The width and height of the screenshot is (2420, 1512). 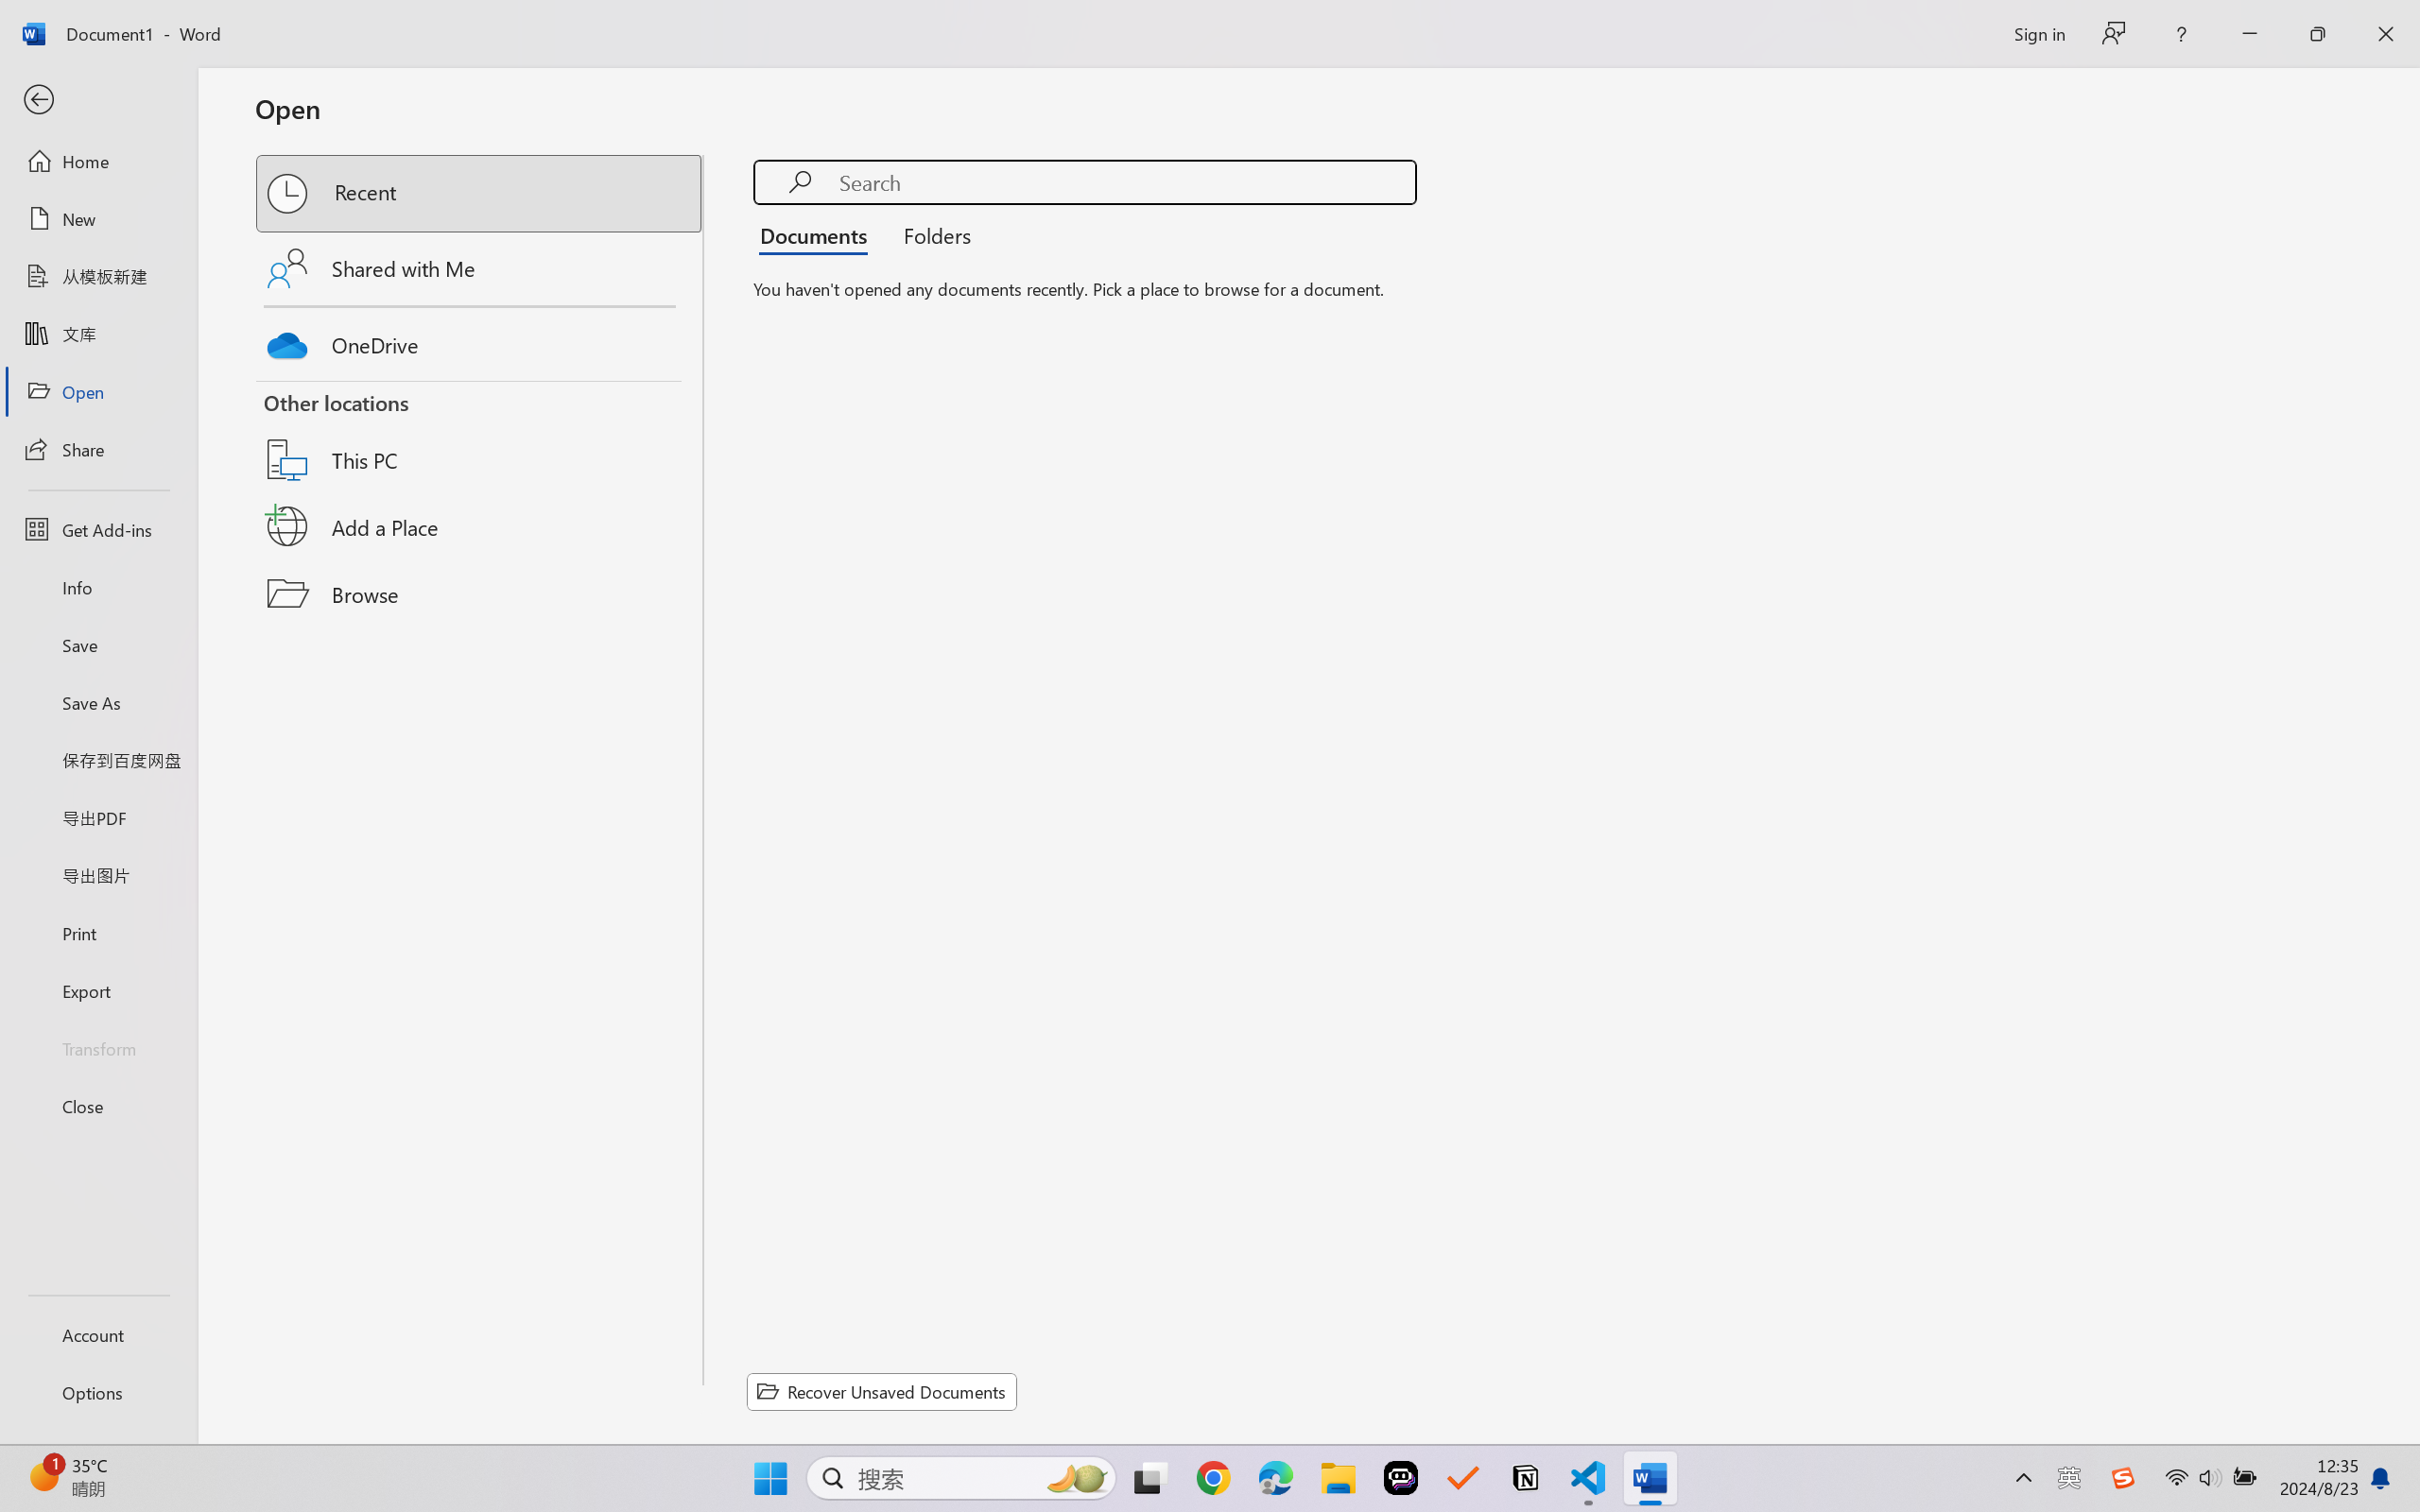 What do you see at coordinates (97, 933) in the screenshot?
I see `'Print'` at bounding box center [97, 933].